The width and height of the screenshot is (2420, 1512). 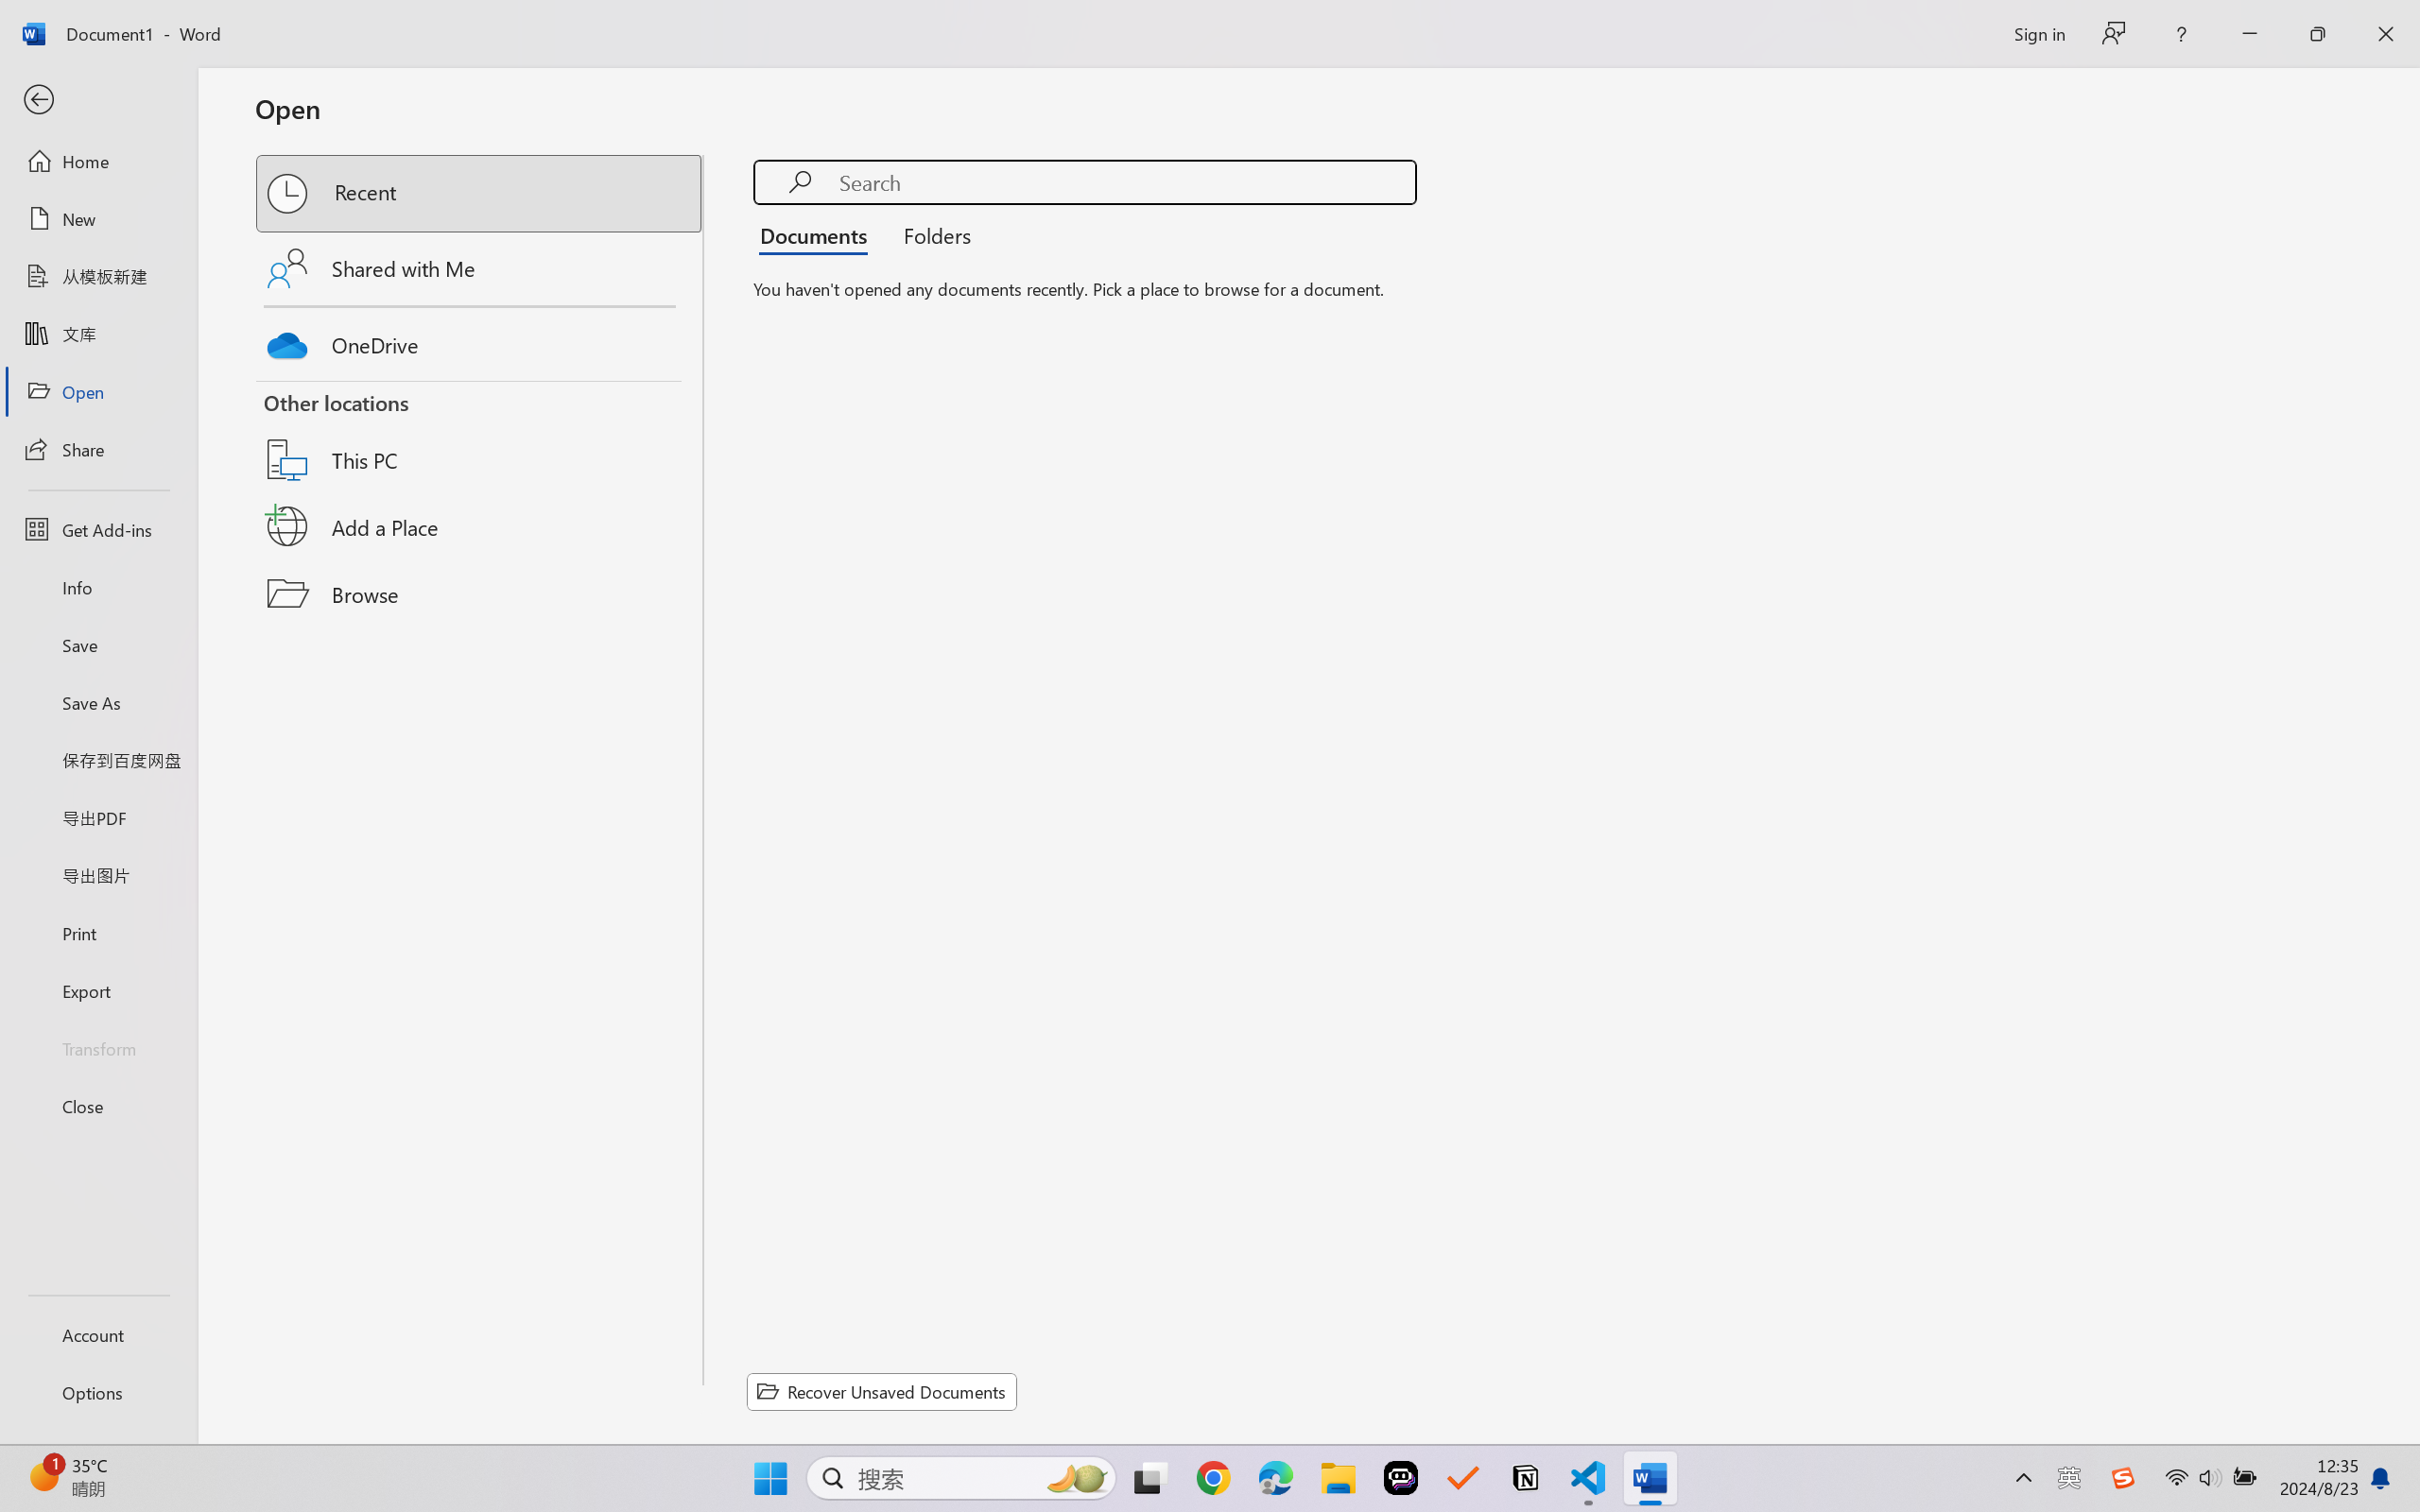 What do you see at coordinates (97, 933) in the screenshot?
I see `'Print'` at bounding box center [97, 933].